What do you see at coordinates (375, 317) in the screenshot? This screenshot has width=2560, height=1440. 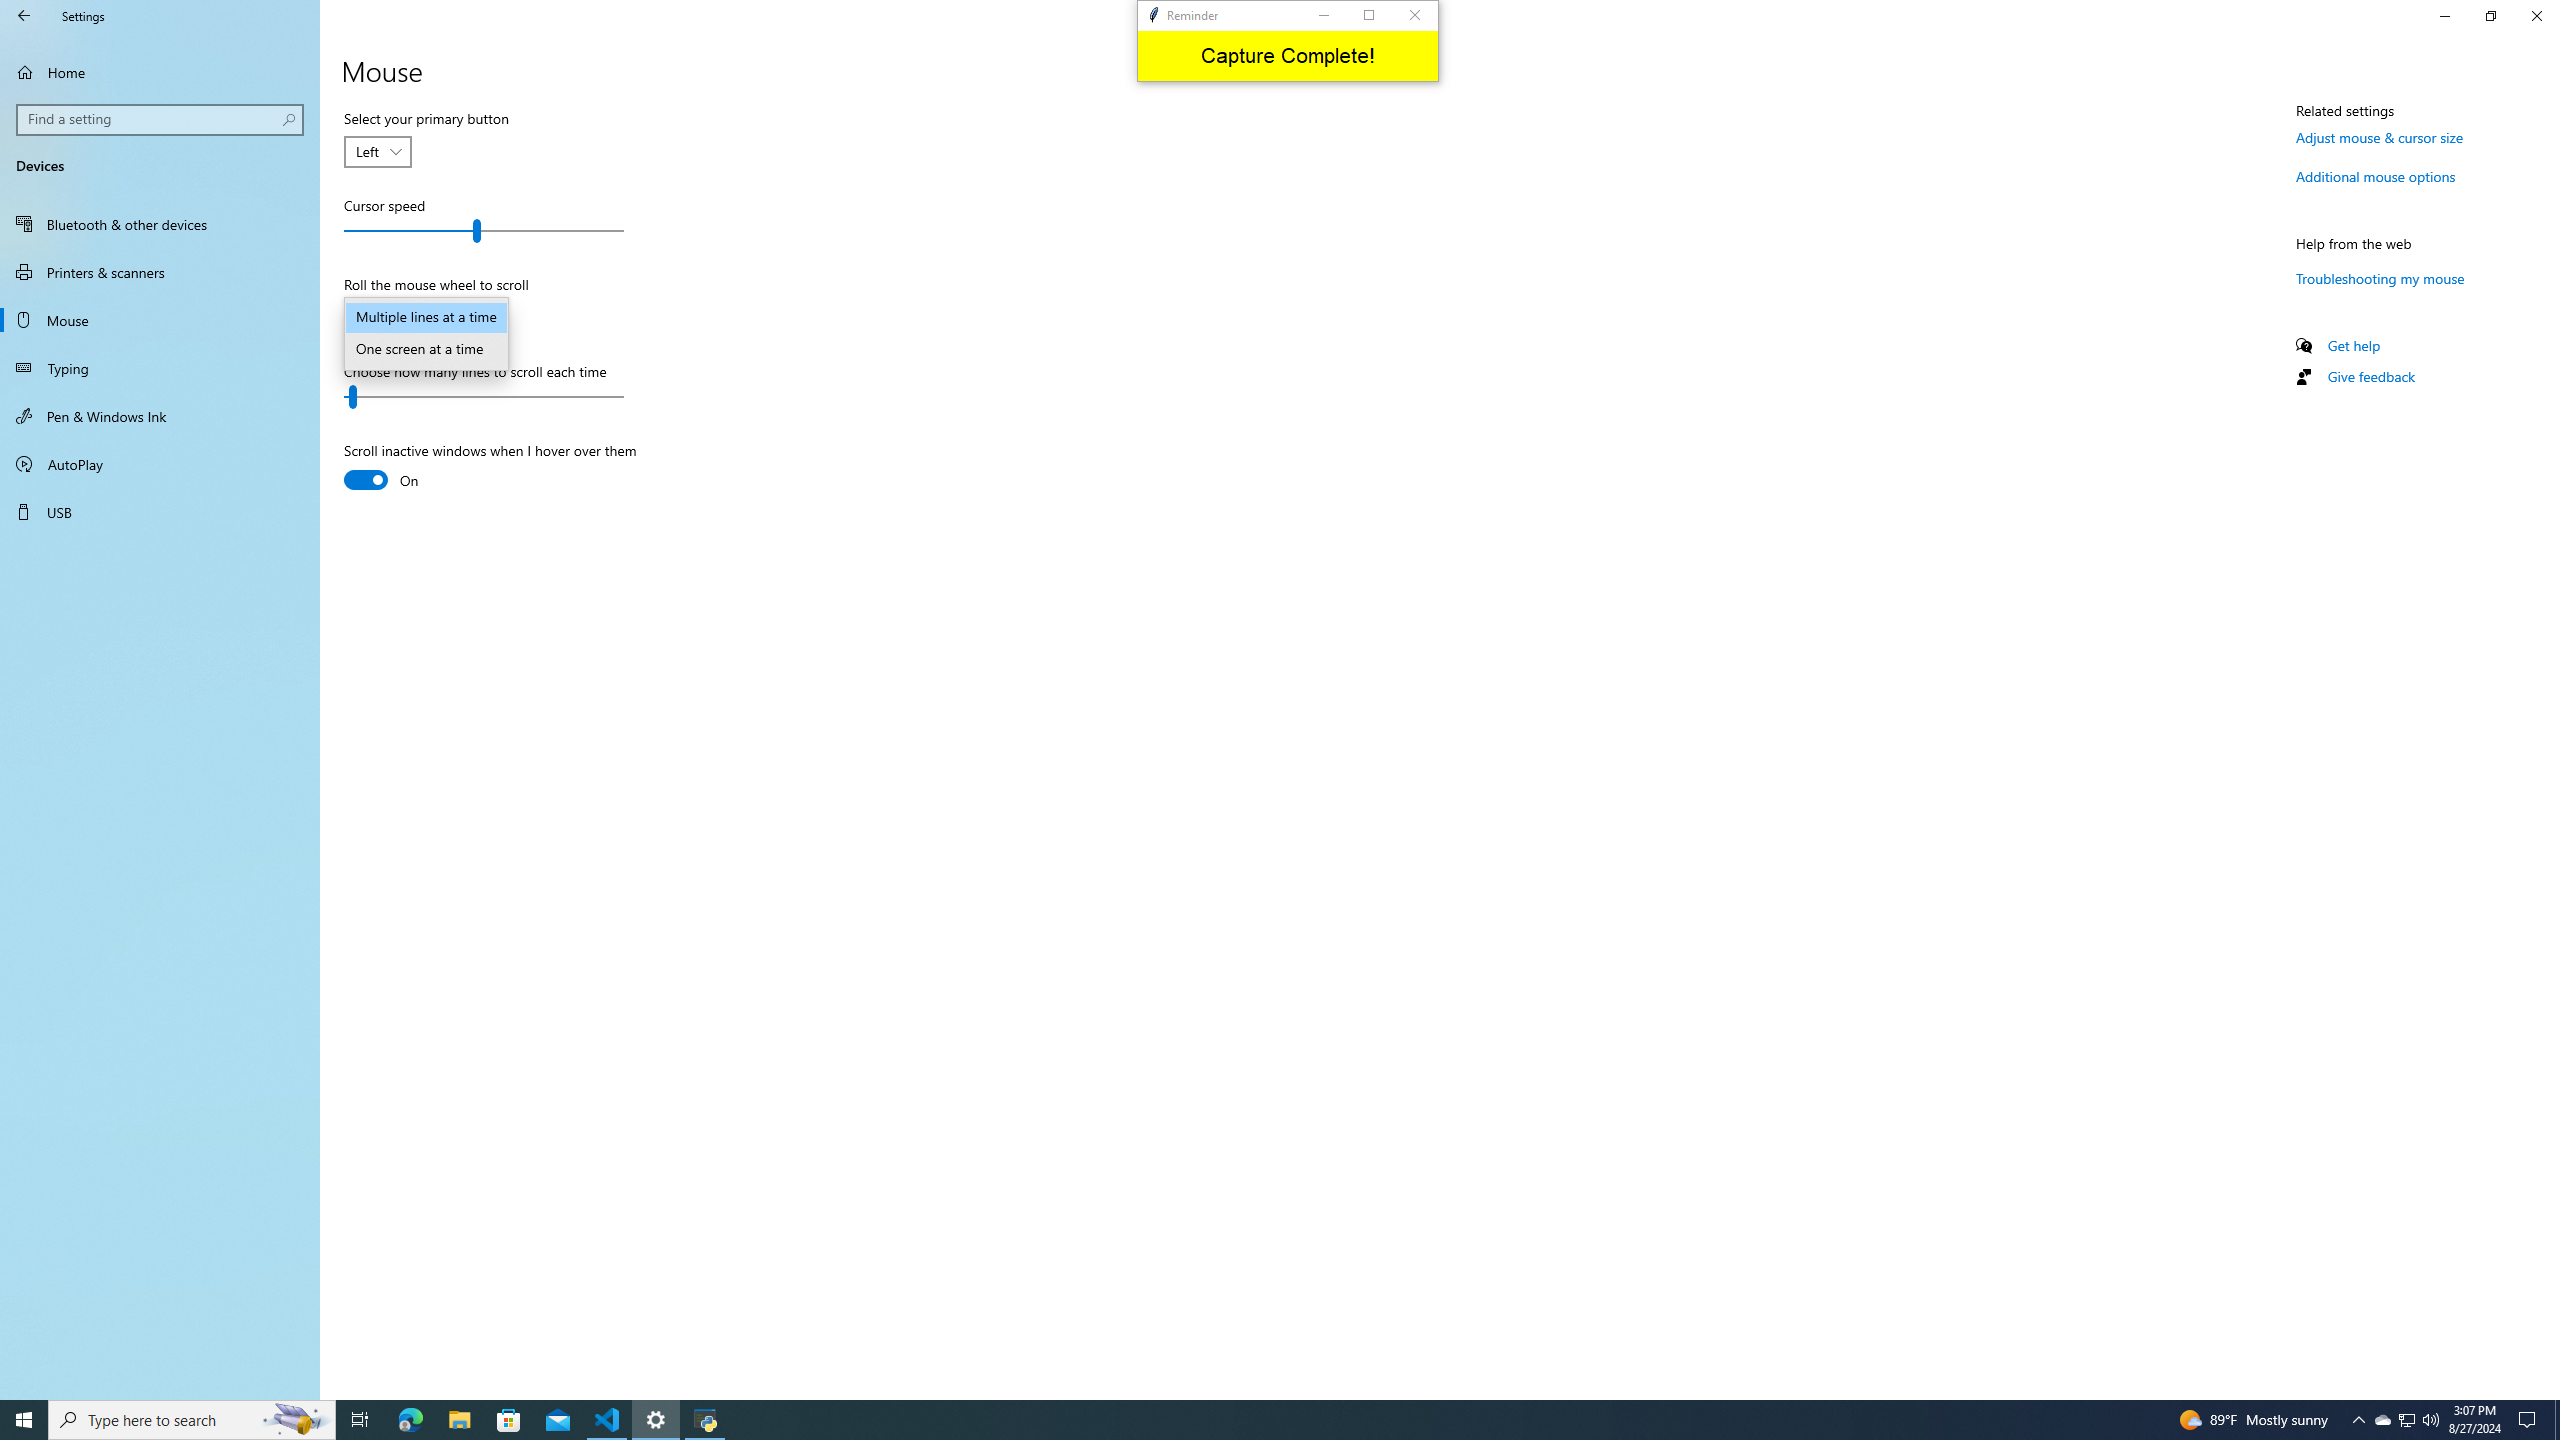 I see `'Roll the mouse wheel to scroll'` at bounding box center [375, 317].